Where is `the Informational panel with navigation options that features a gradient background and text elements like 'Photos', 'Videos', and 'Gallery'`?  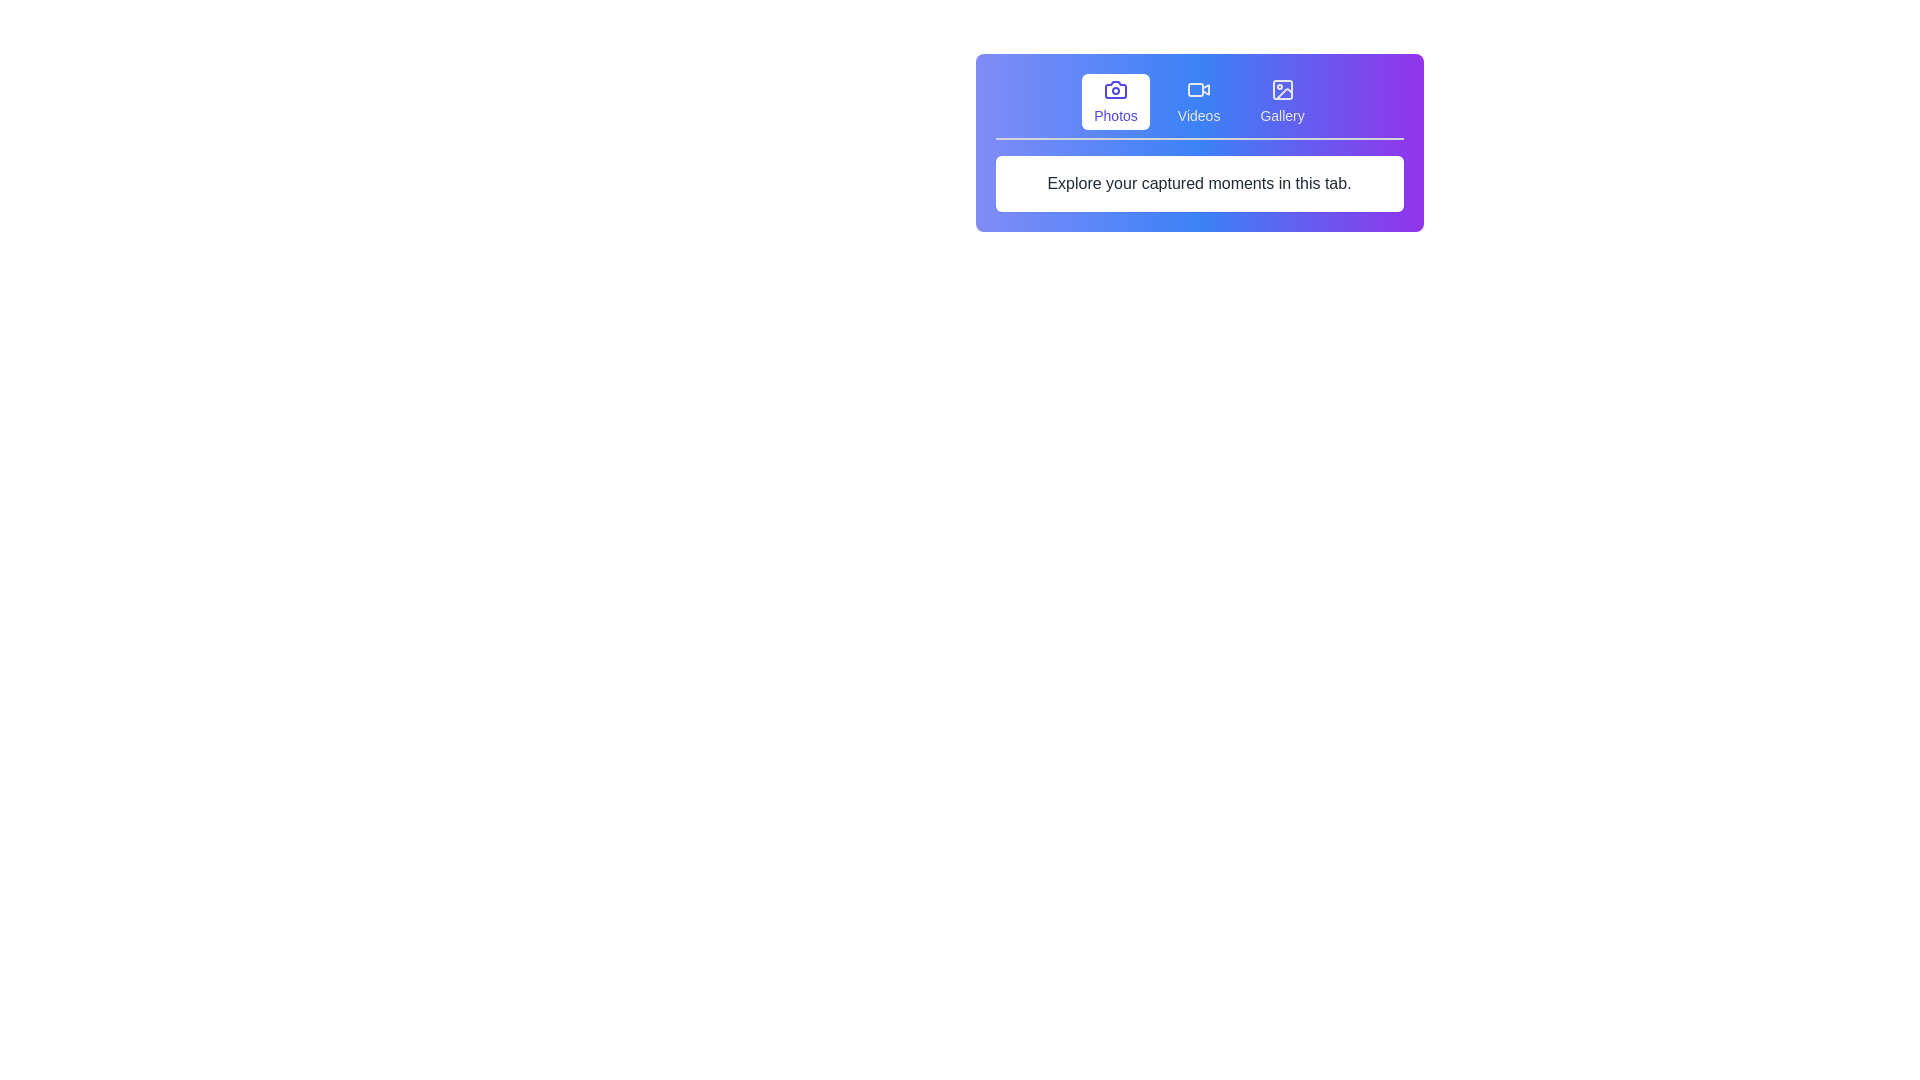 the Informational panel with navigation options that features a gradient background and text elements like 'Photos', 'Videos', and 'Gallery' is located at coordinates (1199, 141).